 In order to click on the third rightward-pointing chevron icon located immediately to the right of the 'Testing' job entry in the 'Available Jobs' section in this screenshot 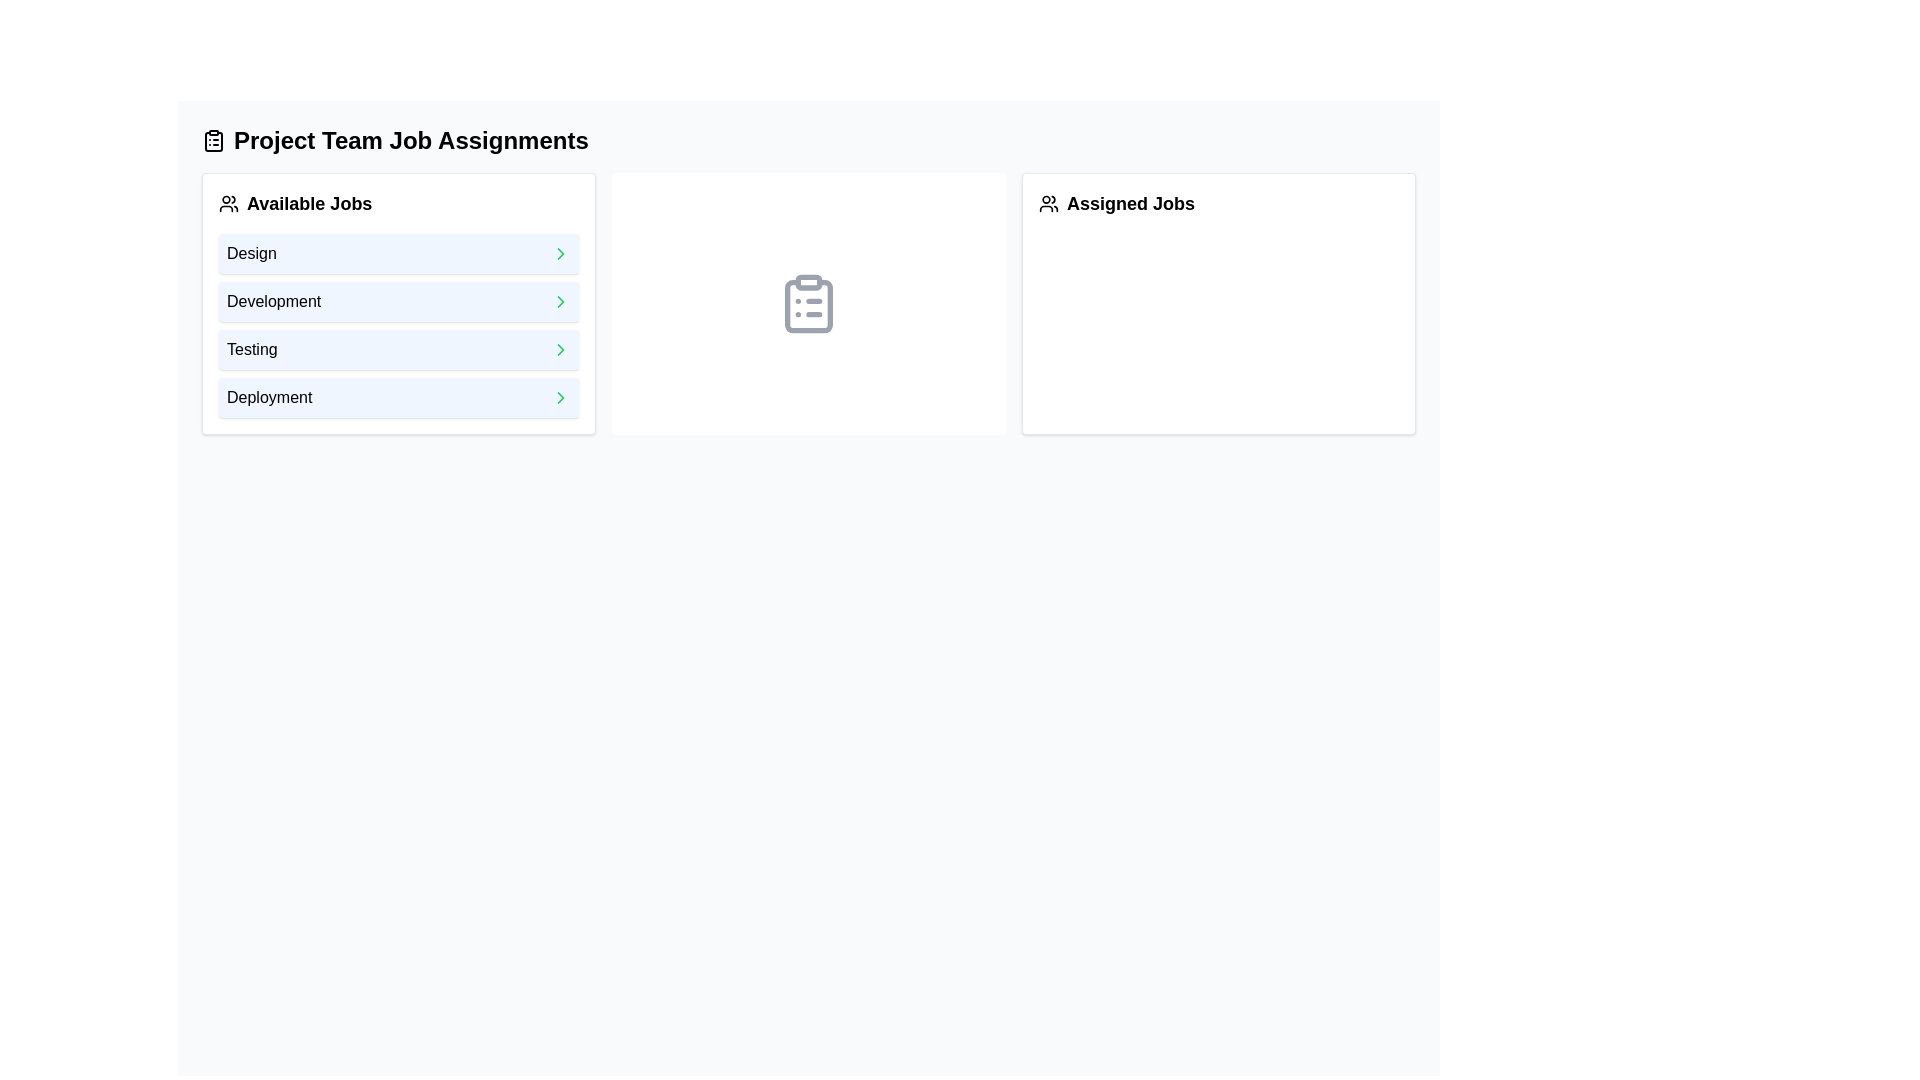, I will do `click(560, 349)`.